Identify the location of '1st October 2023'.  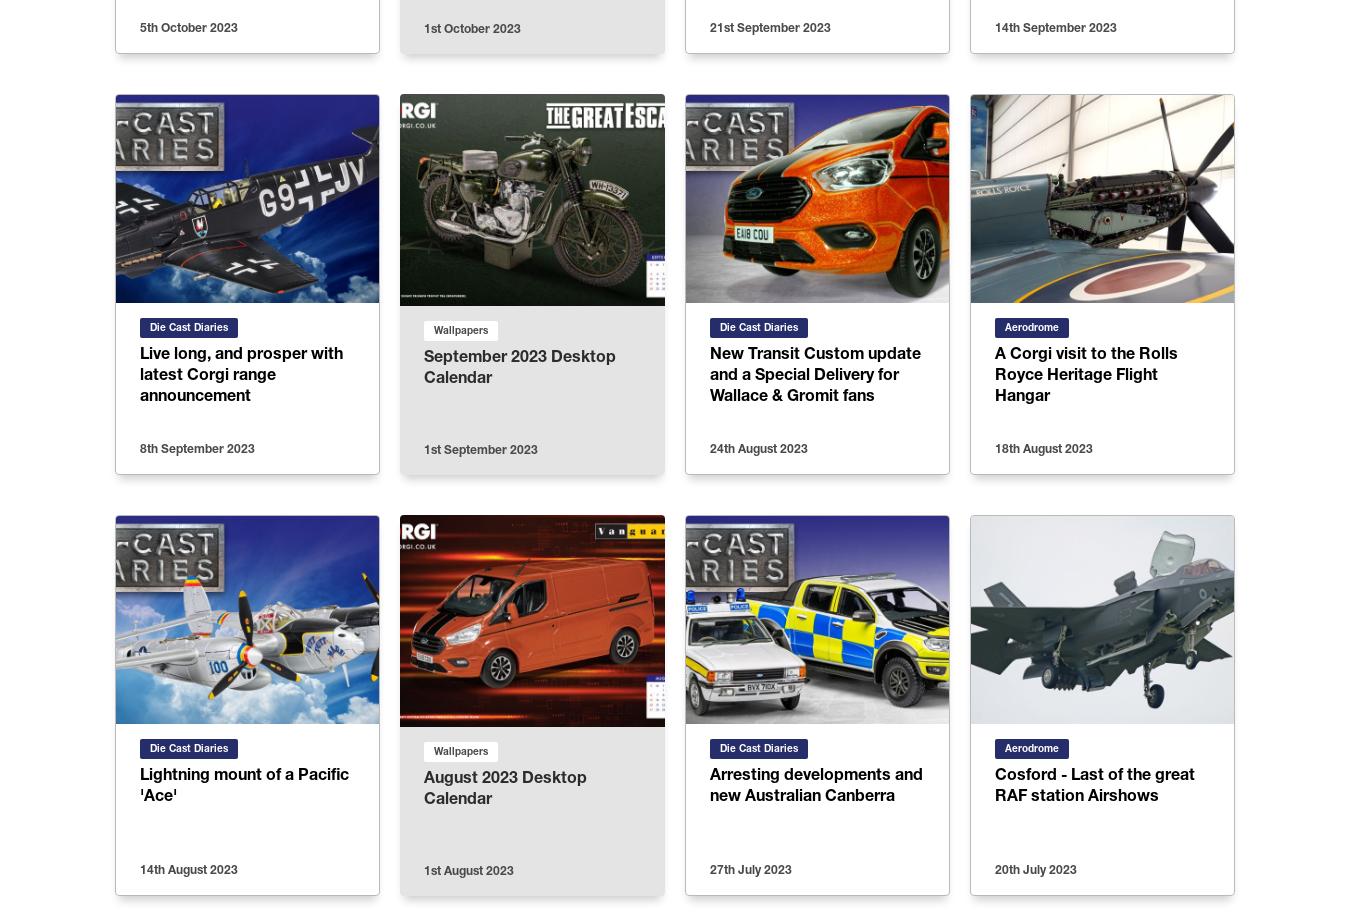
(471, 28).